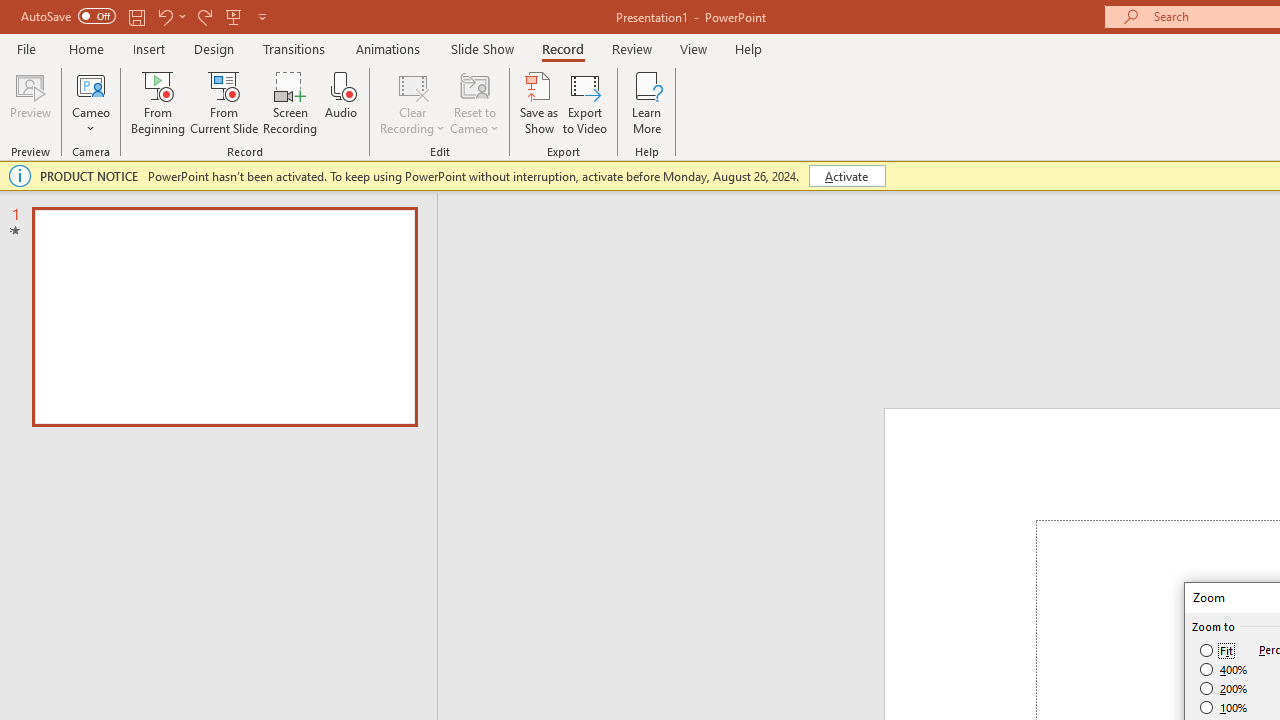 Image resolution: width=1280 pixels, height=720 pixels. What do you see at coordinates (1223, 688) in the screenshot?
I see `'200%'` at bounding box center [1223, 688].